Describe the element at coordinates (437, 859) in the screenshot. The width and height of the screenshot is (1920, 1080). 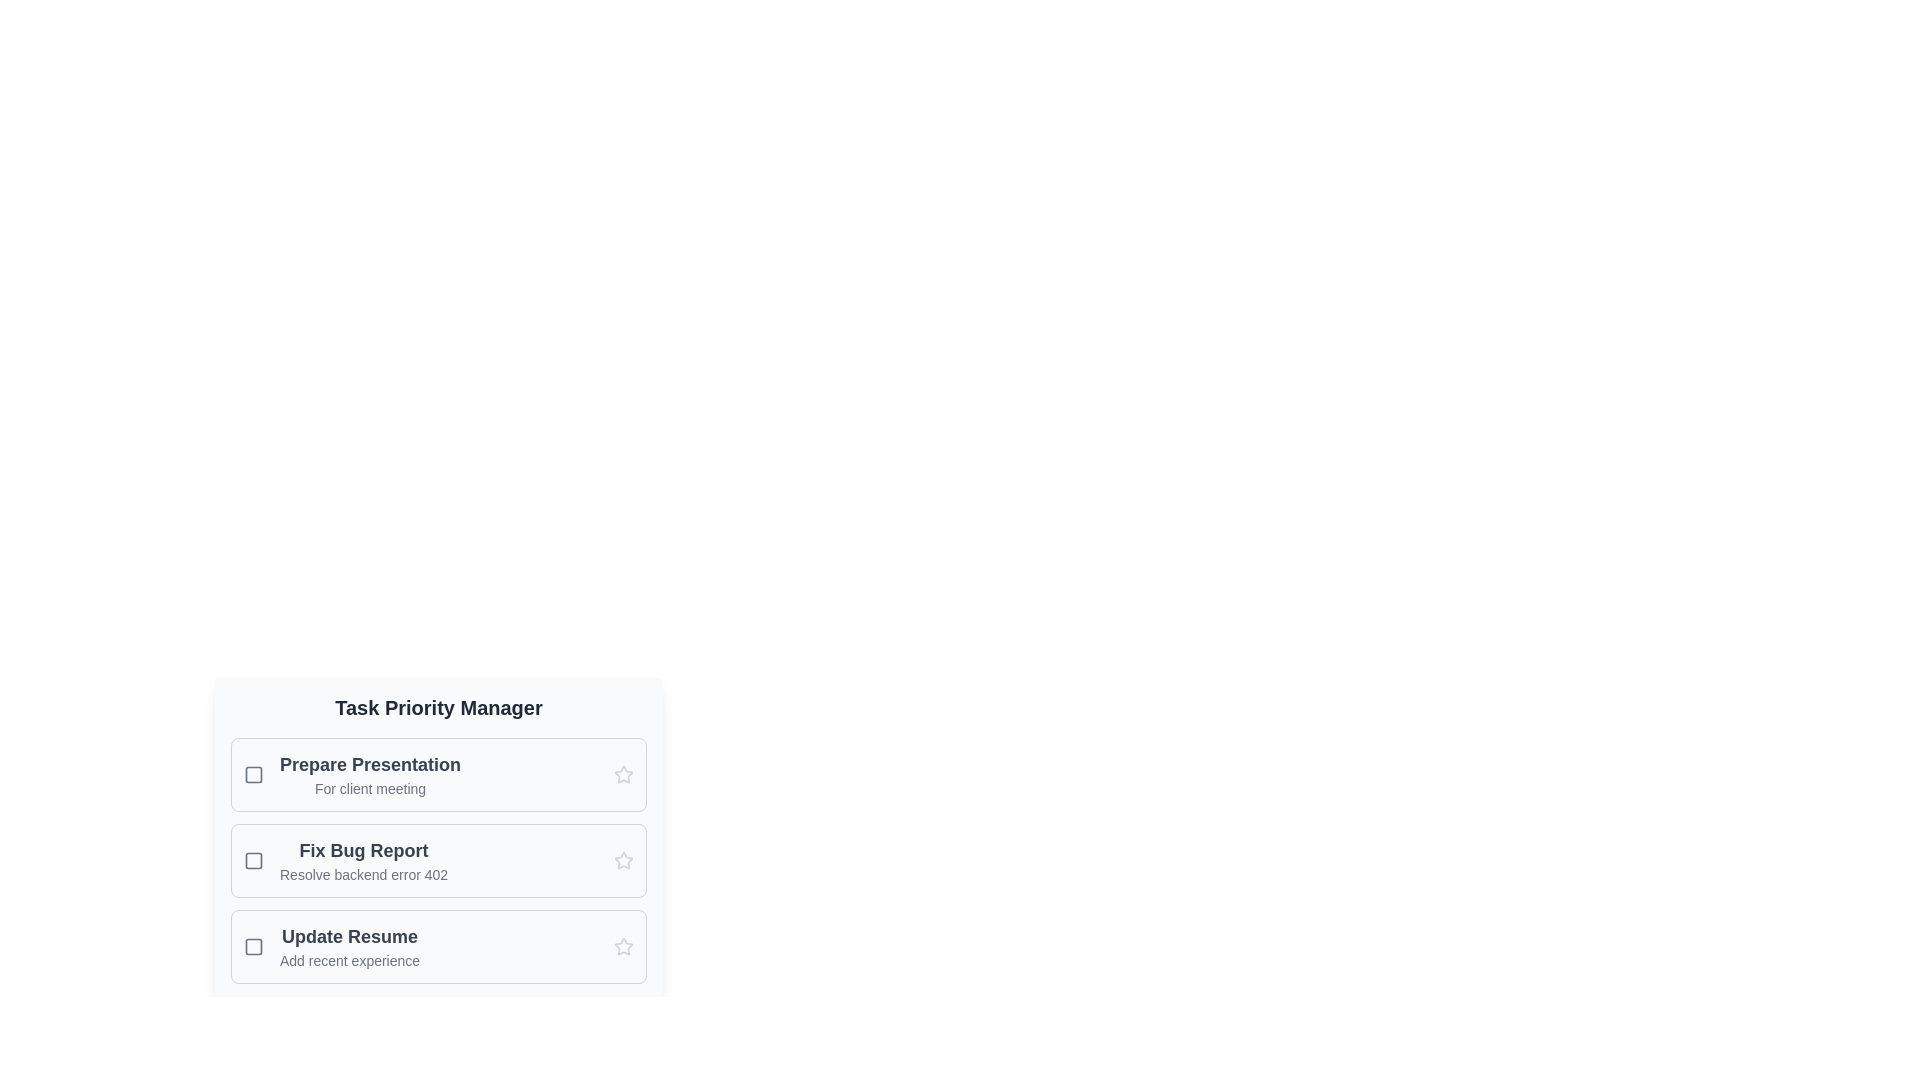
I see `the star icon on the task item titled 'Fix Bug Report' to prioritize the task` at that location.